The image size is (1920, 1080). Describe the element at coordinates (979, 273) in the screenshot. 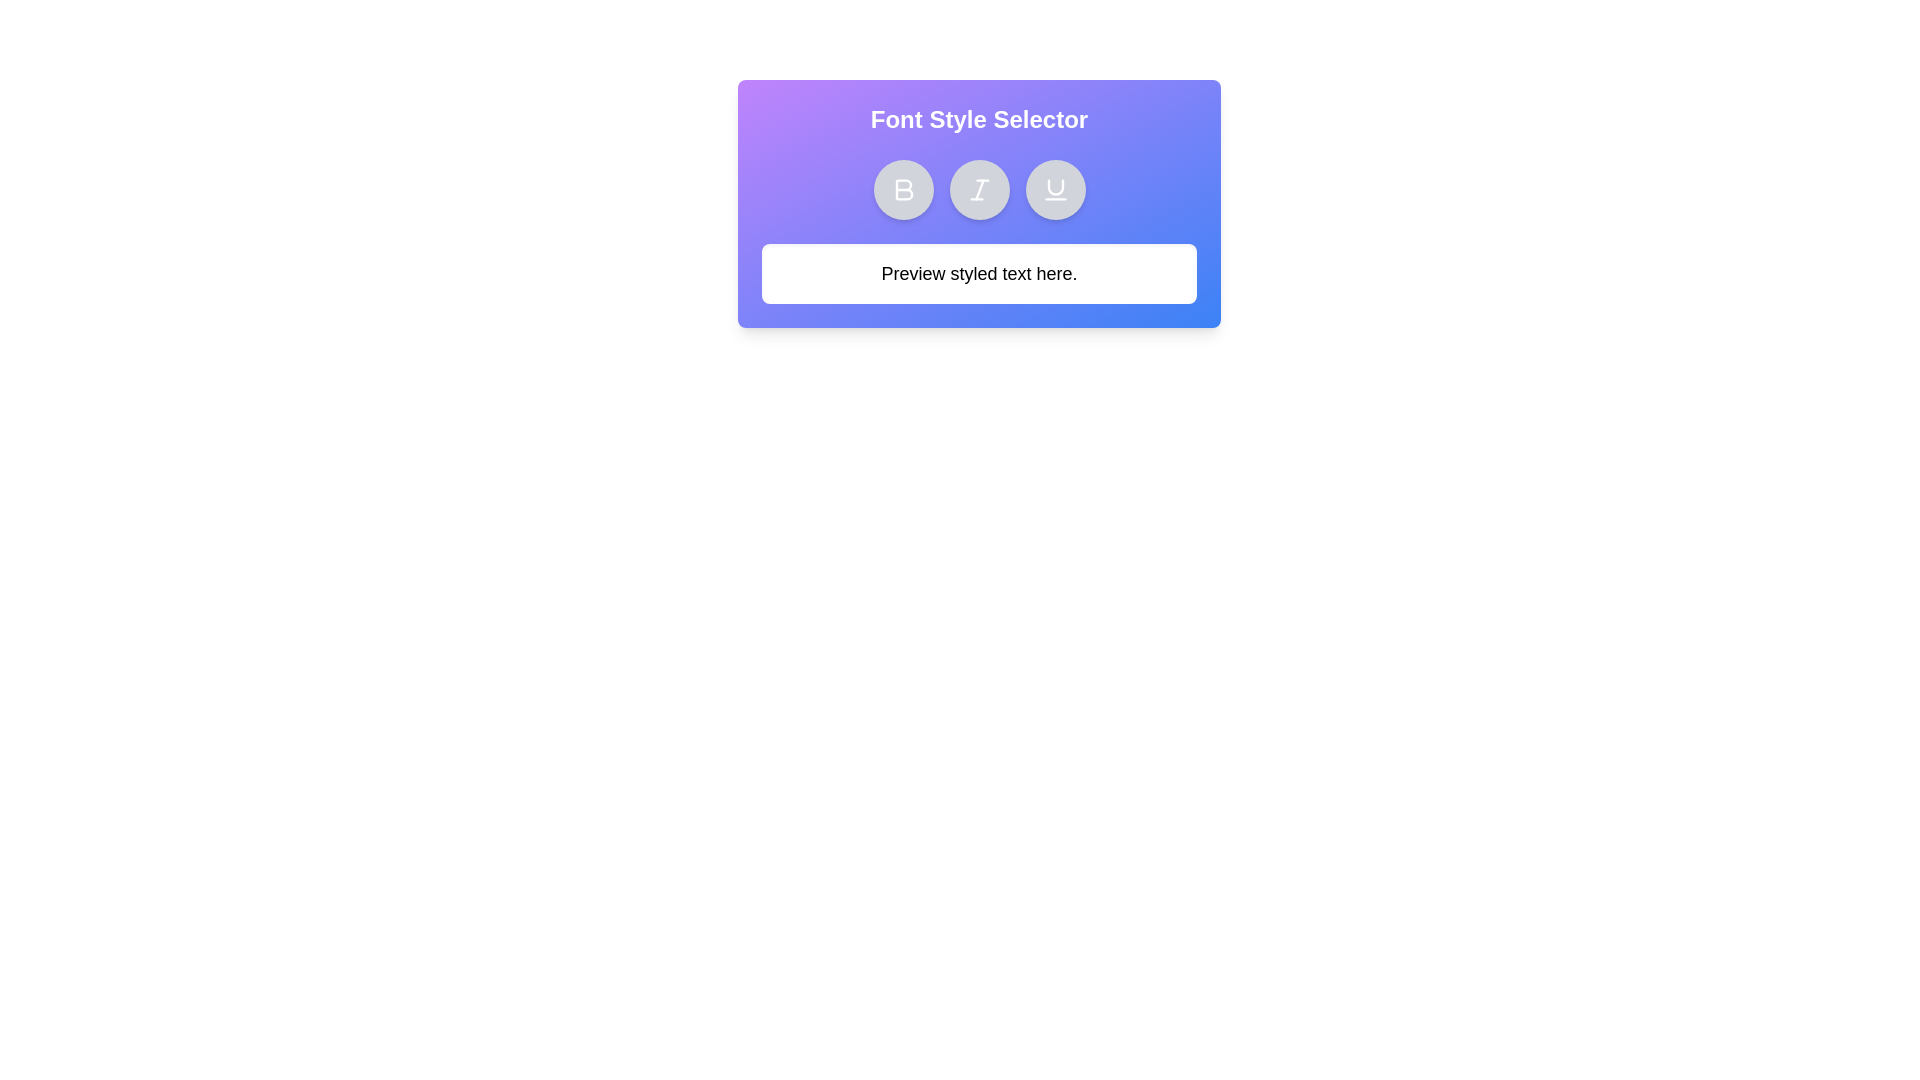

I see `the preview text to select it` at that location.